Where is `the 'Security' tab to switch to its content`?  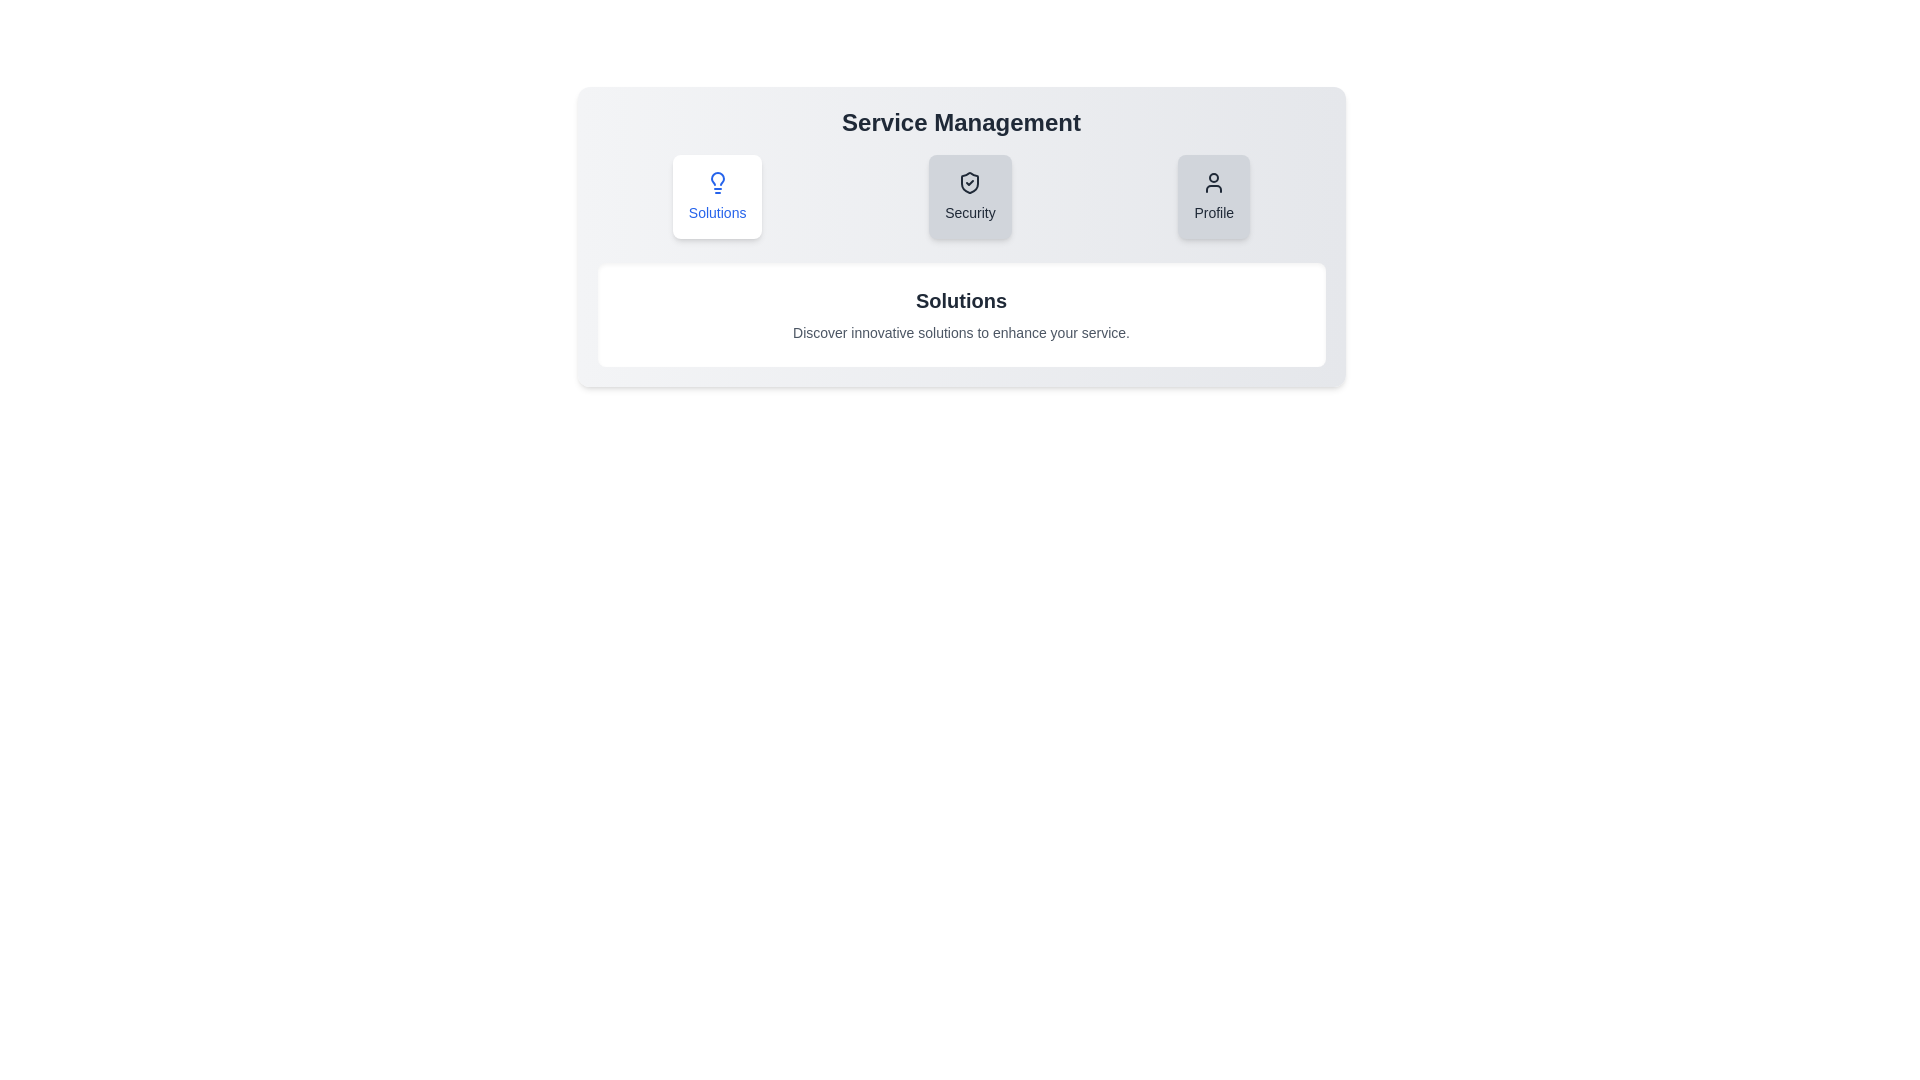 the 'Security' tab to switch to its content is located at coordinates (969, 196).